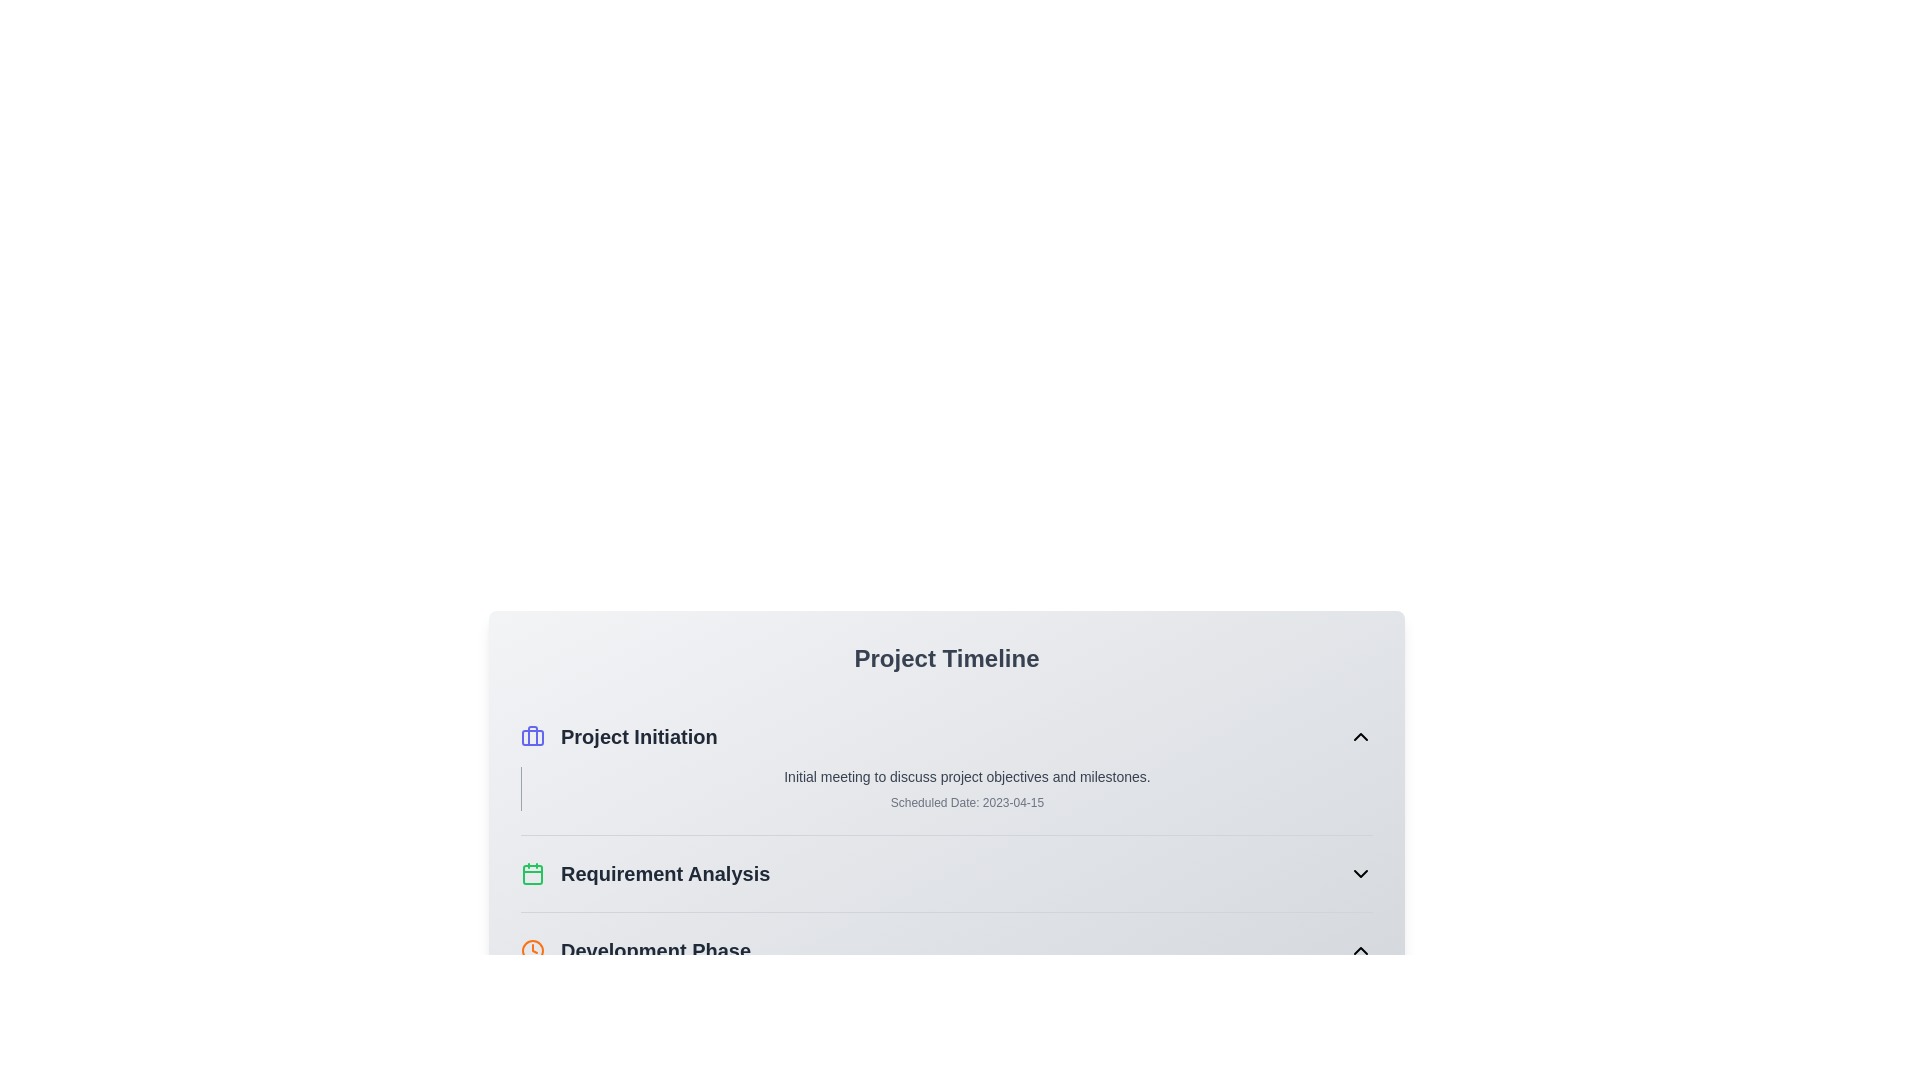 The image size is (1920, 1080). Describe the element at coordinates (645, 873) in the screenshot. I see `text displayed on the 'Requirement Analysis' label located in the Project Timeline section, which is the second item in the list` at that location.